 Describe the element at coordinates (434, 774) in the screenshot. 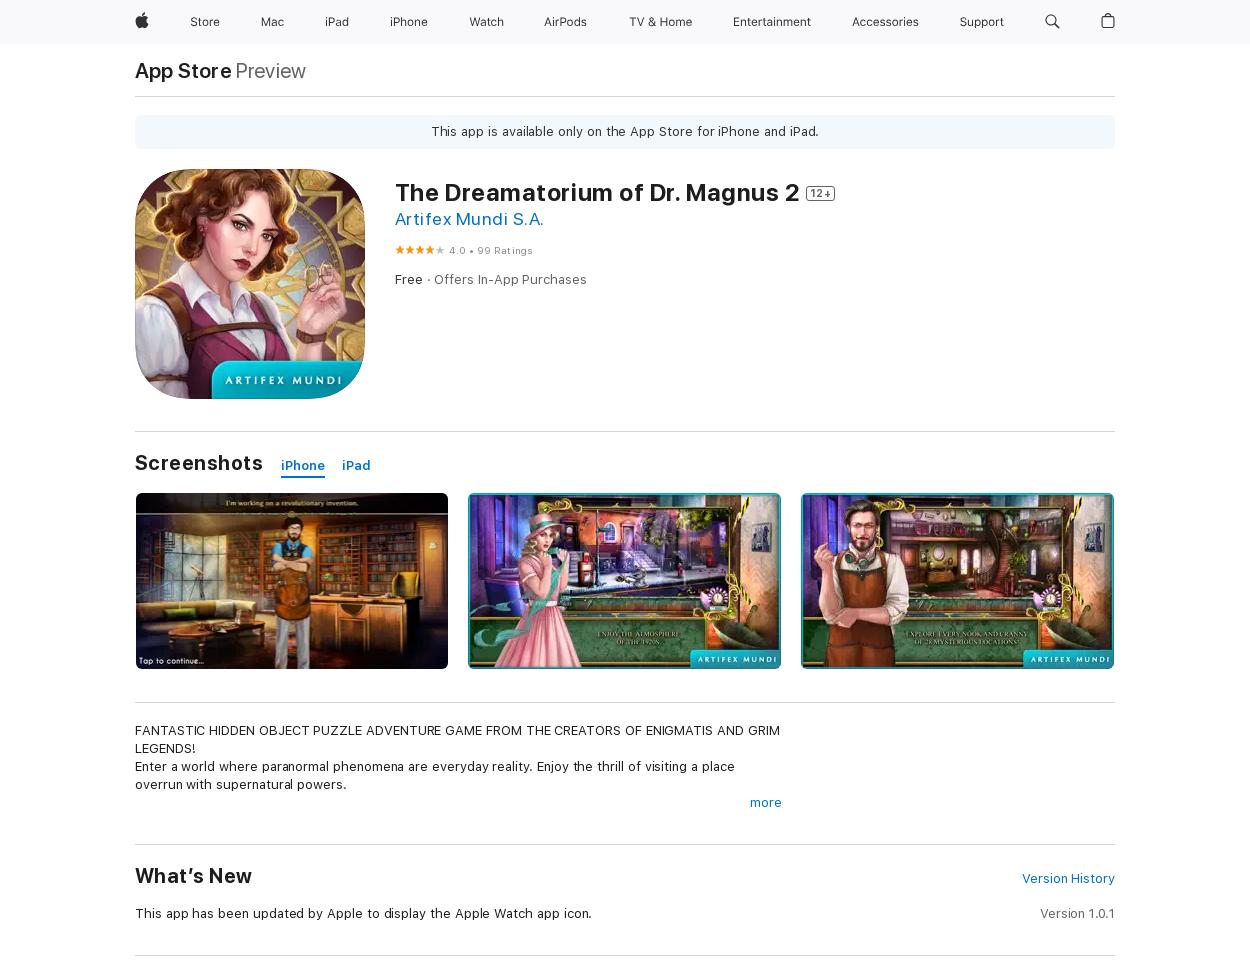

I see `'Enter a world where paranormal phenomena are everyday reality. Enjoy the thrill of visiting a place overrun with supernatural powers.'` at that location.